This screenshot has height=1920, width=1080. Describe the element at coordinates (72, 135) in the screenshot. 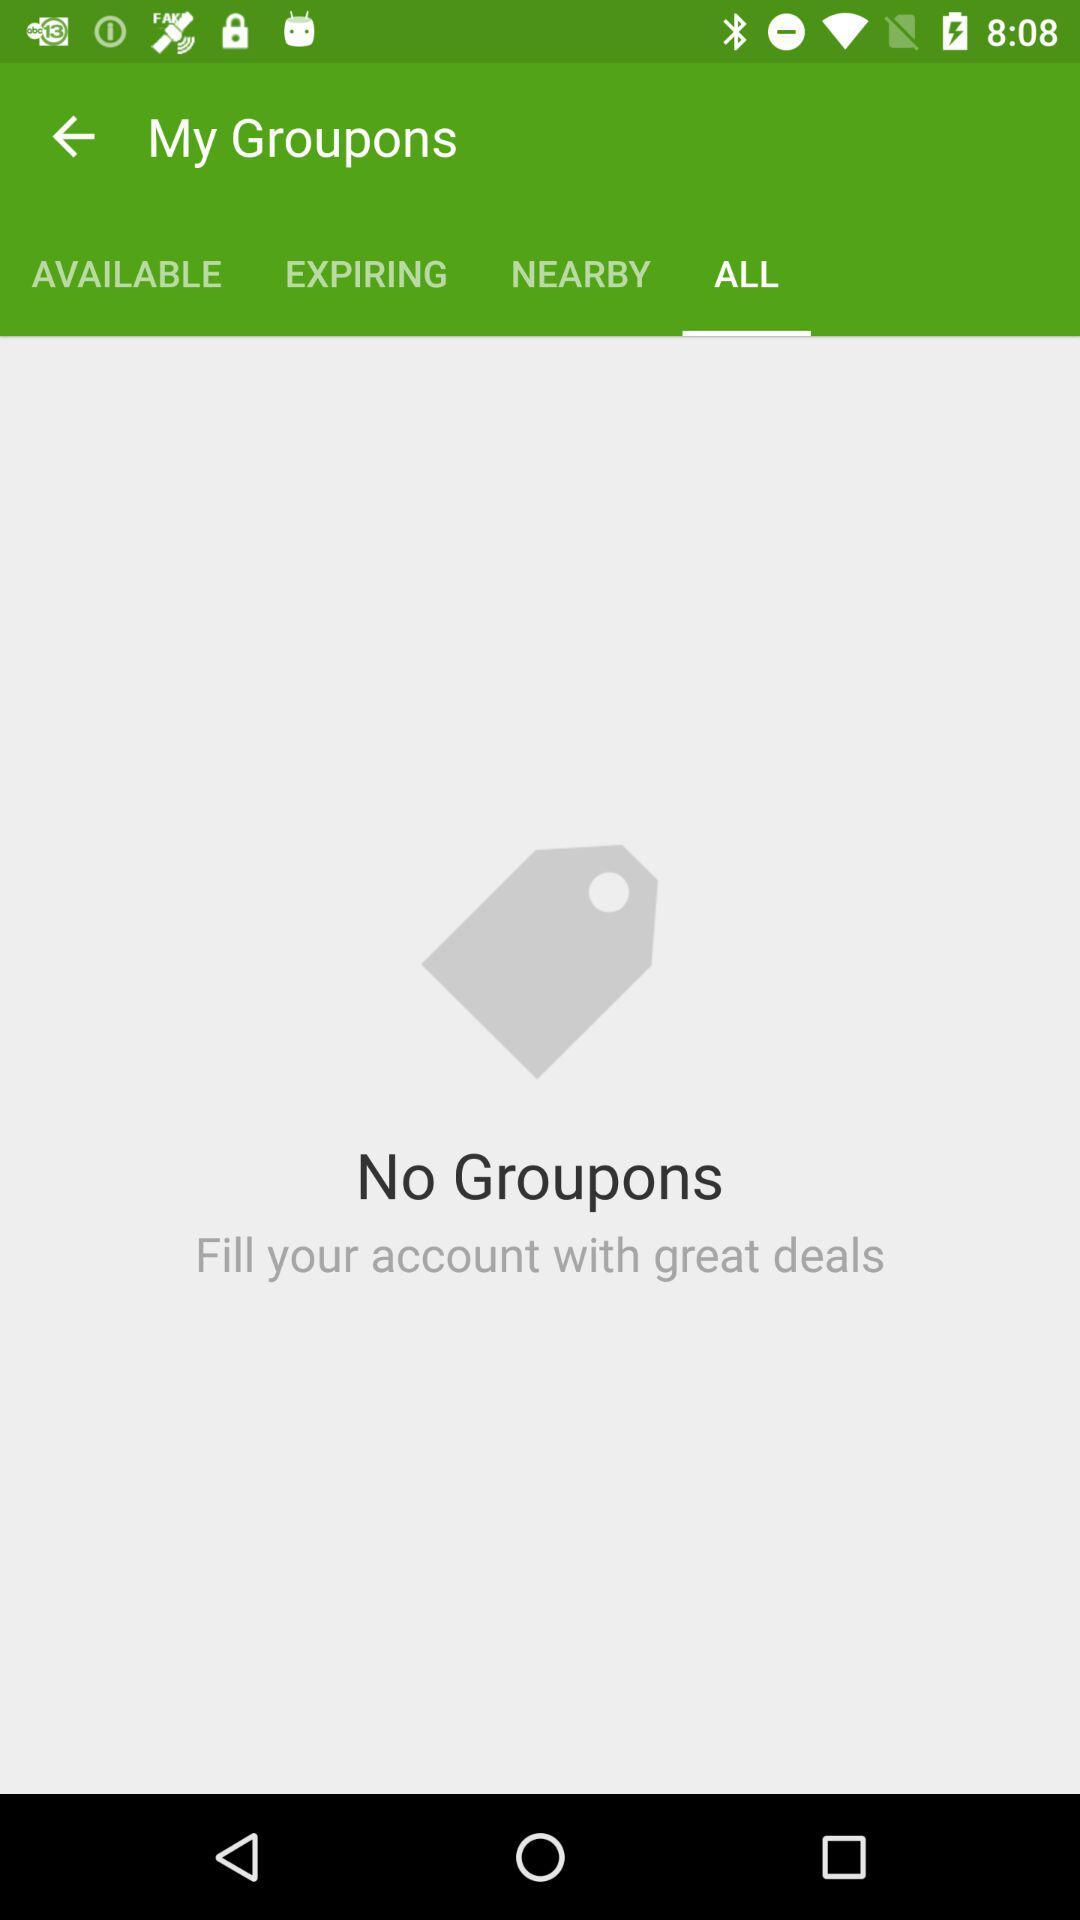

I see `the item to the left of the my groupons item` at that location.